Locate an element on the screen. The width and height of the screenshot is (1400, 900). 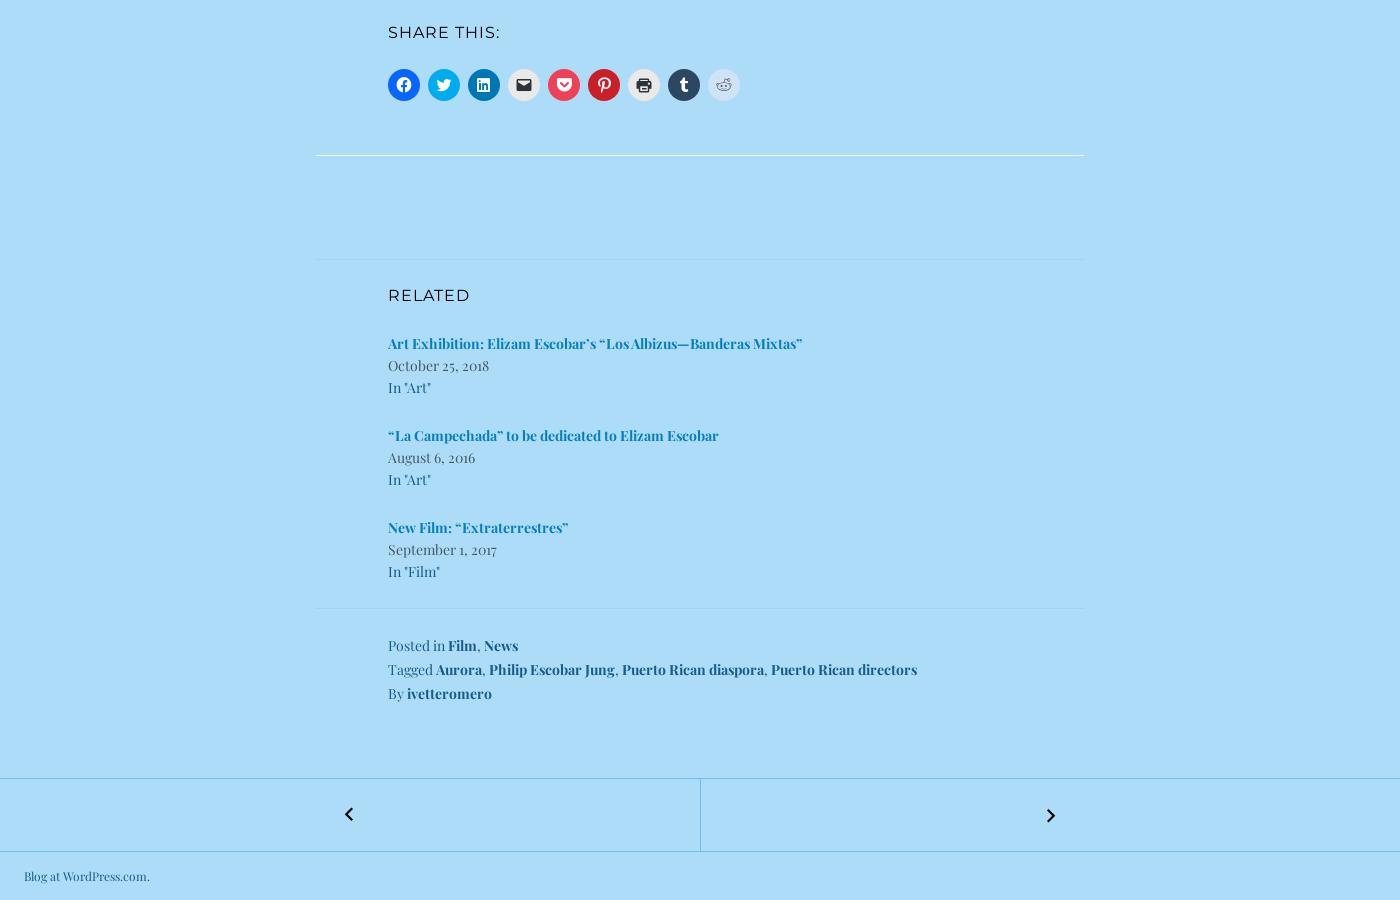
'Art Exhibition: Elizam Escobar’s “Los Albizus—Banderas Mixtas”' is located at coordinates (595, 343).